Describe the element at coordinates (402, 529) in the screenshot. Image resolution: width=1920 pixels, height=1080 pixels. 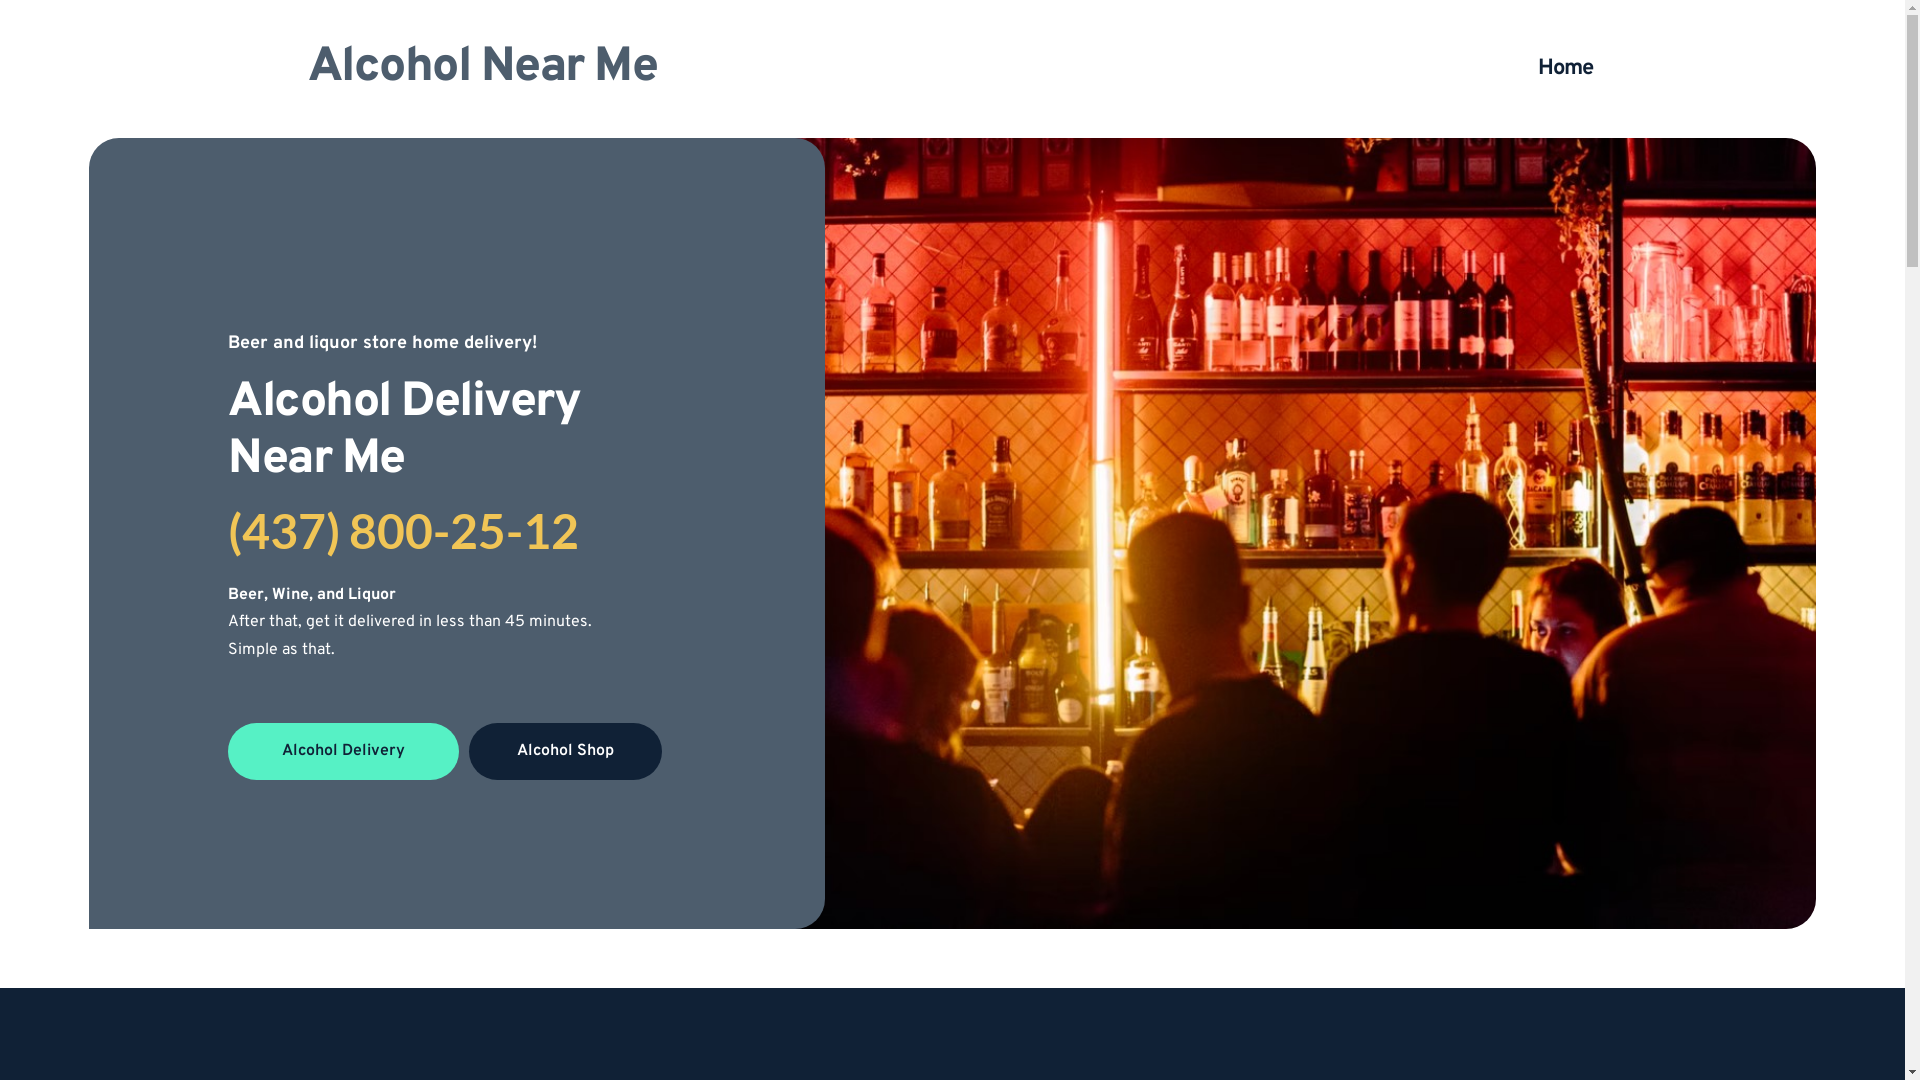
I see `'(437) 800-25-12'` at that location.